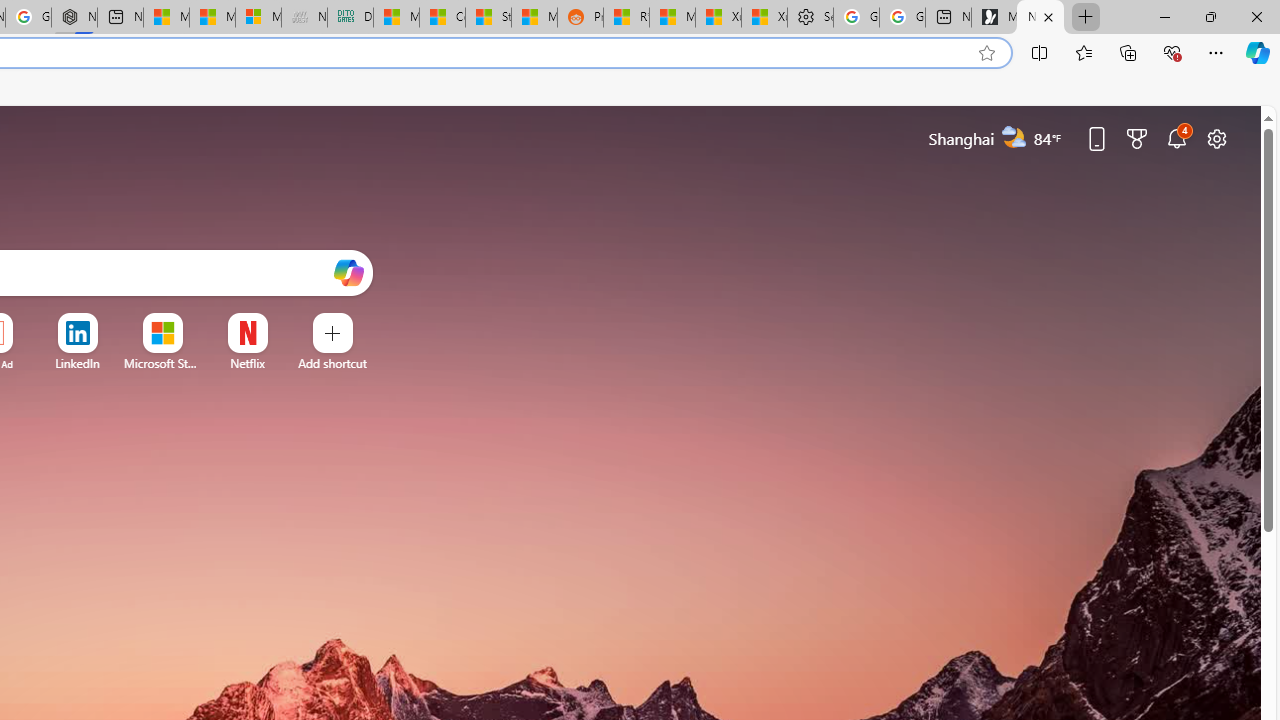 The width and height of the screenshot is (1280, 720). I want to click on 'Add a site', so click(332, 363).